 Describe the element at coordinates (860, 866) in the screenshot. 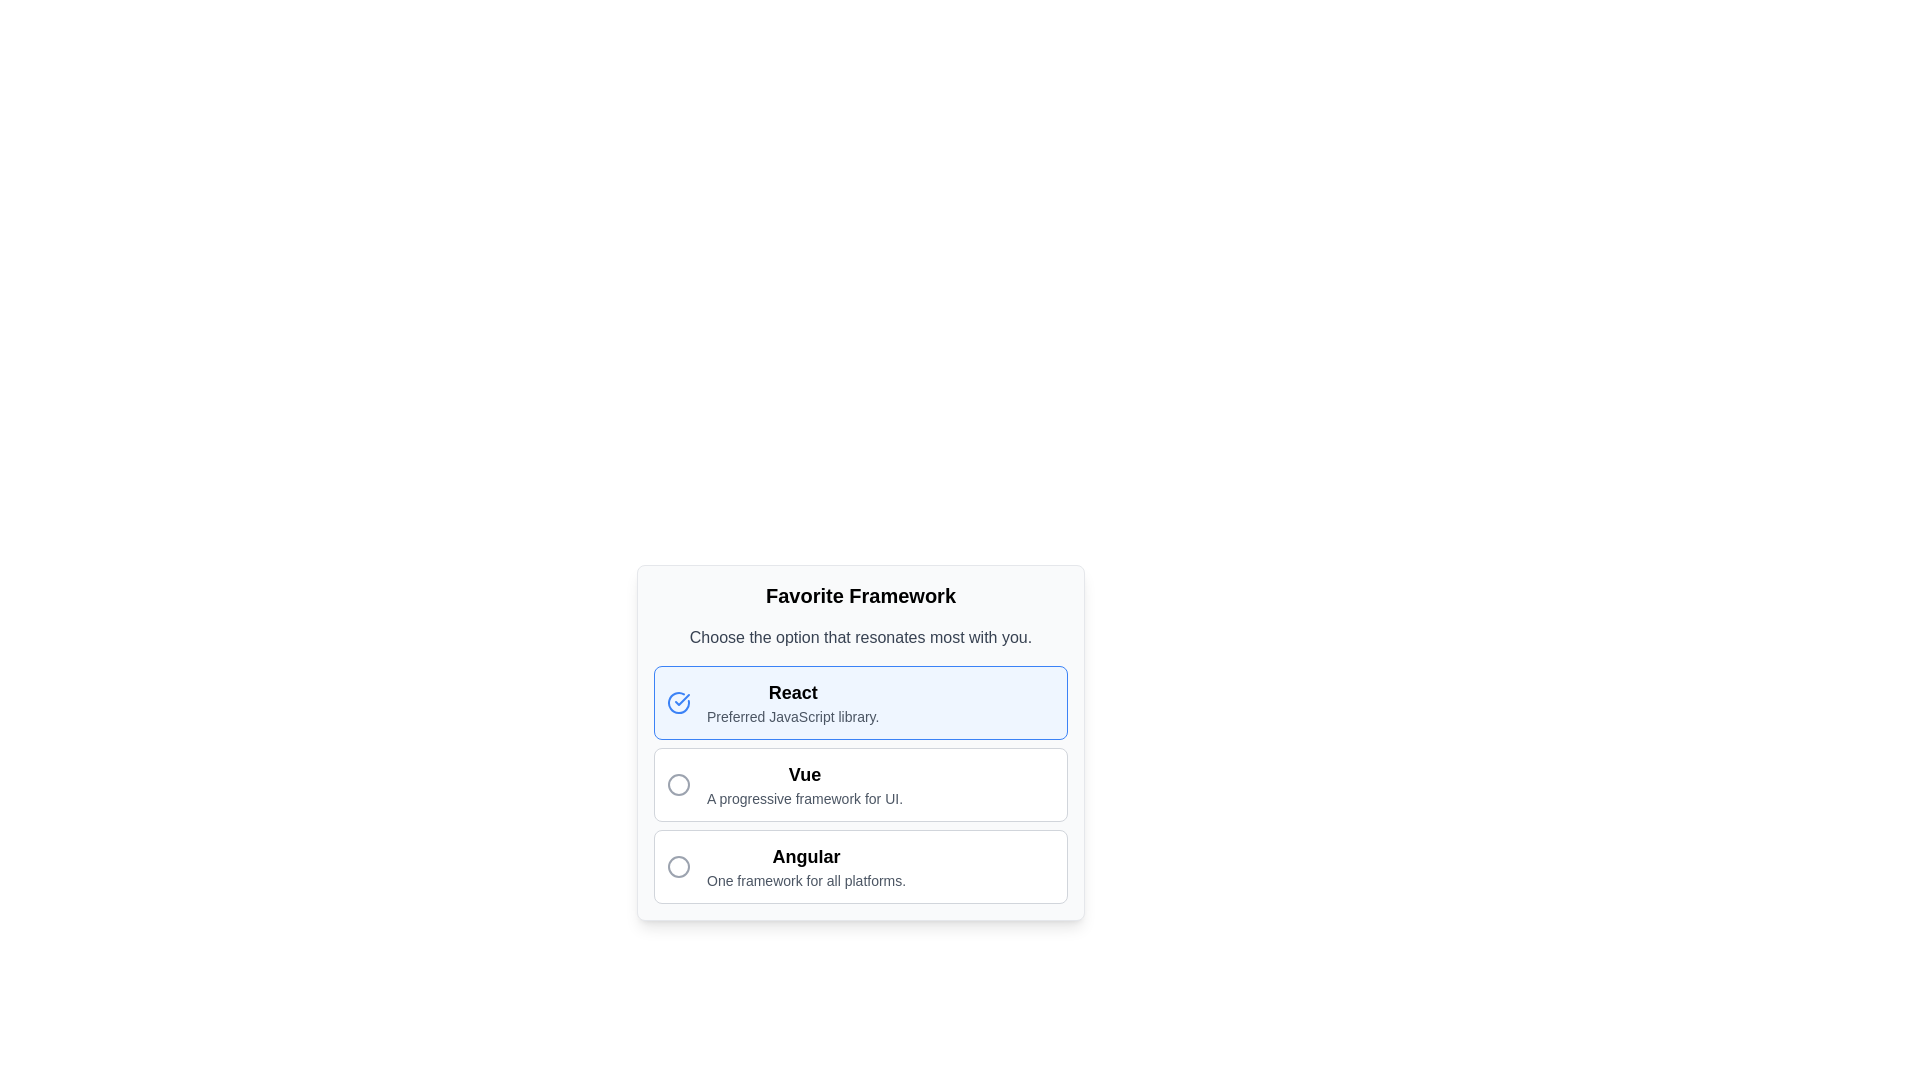

I see `the third selectable option in the list` at that location.